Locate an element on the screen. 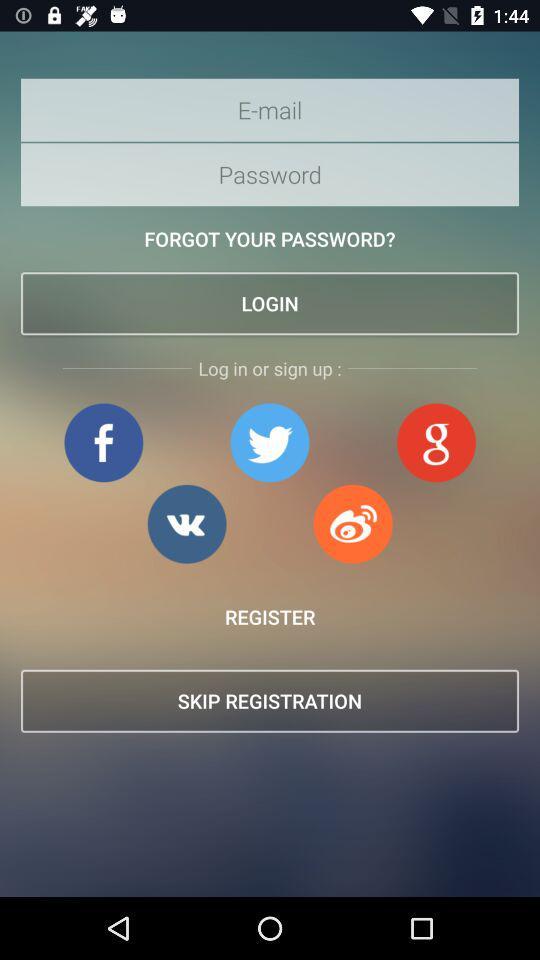 This screenshot has width=540, height=960. password is located at coordinates (270, 173).